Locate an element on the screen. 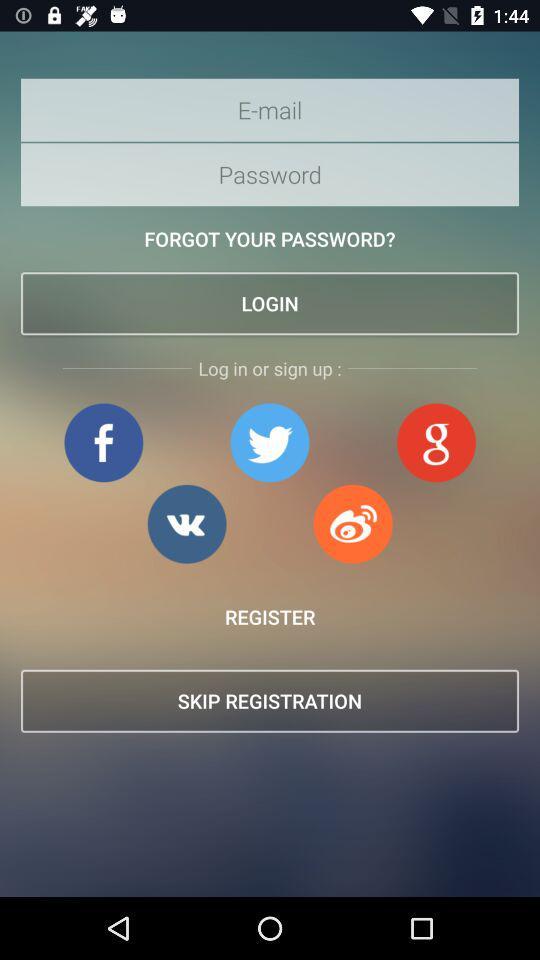 This screenshot has width=540, height=960. password is located at coordinates (270, 173).